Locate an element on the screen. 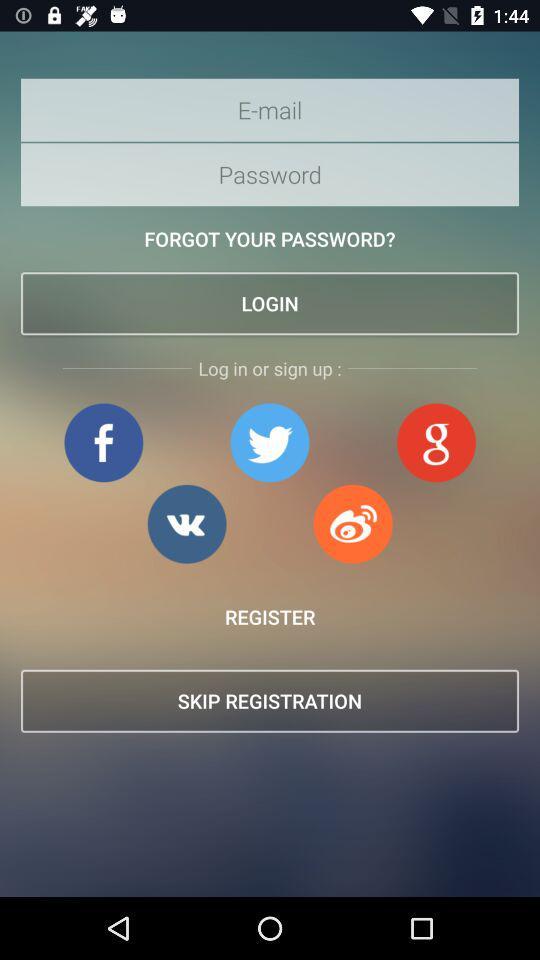 This screenshot has width=540, height=960. password is located at coordinates (270, 173).